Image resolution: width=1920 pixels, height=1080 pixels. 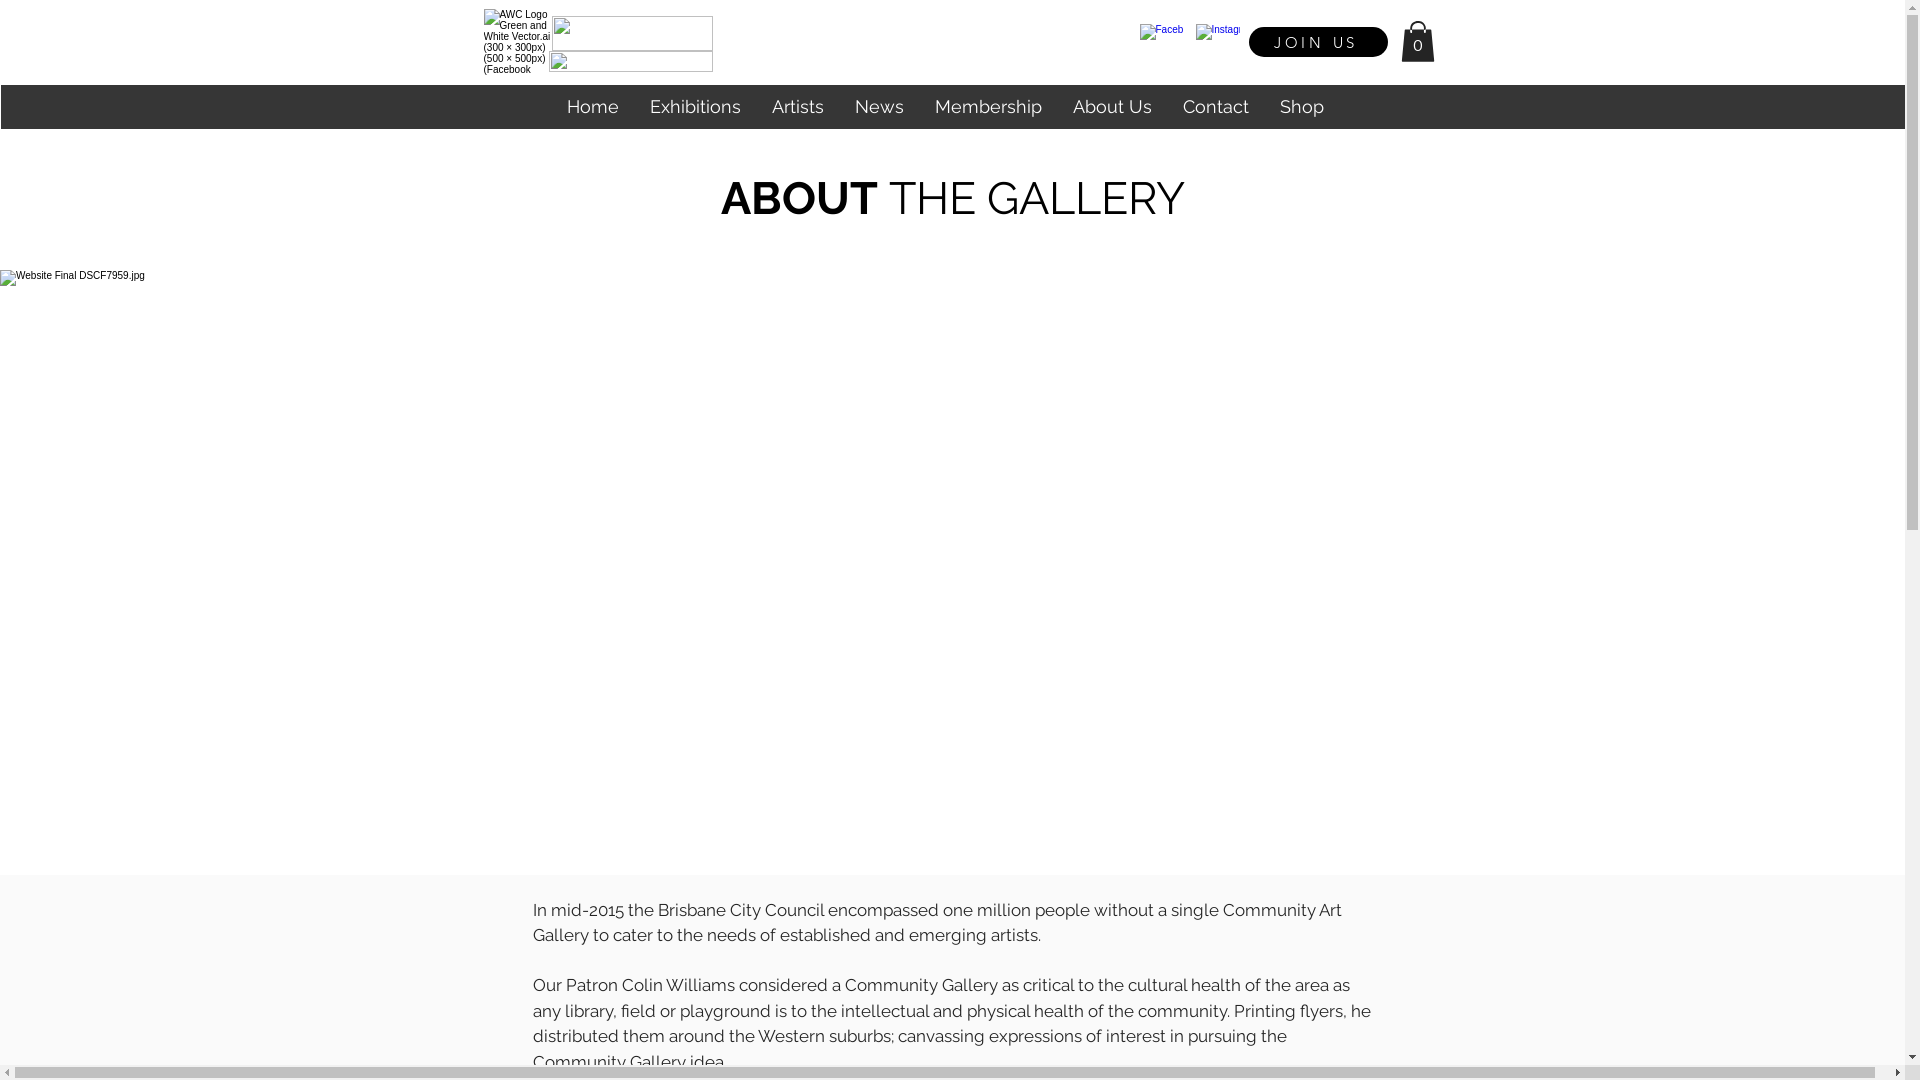 What do you see at coordinates (1301, 107) in the screenshot?
I see `'Shop'` at bounding box center [1301, 107].